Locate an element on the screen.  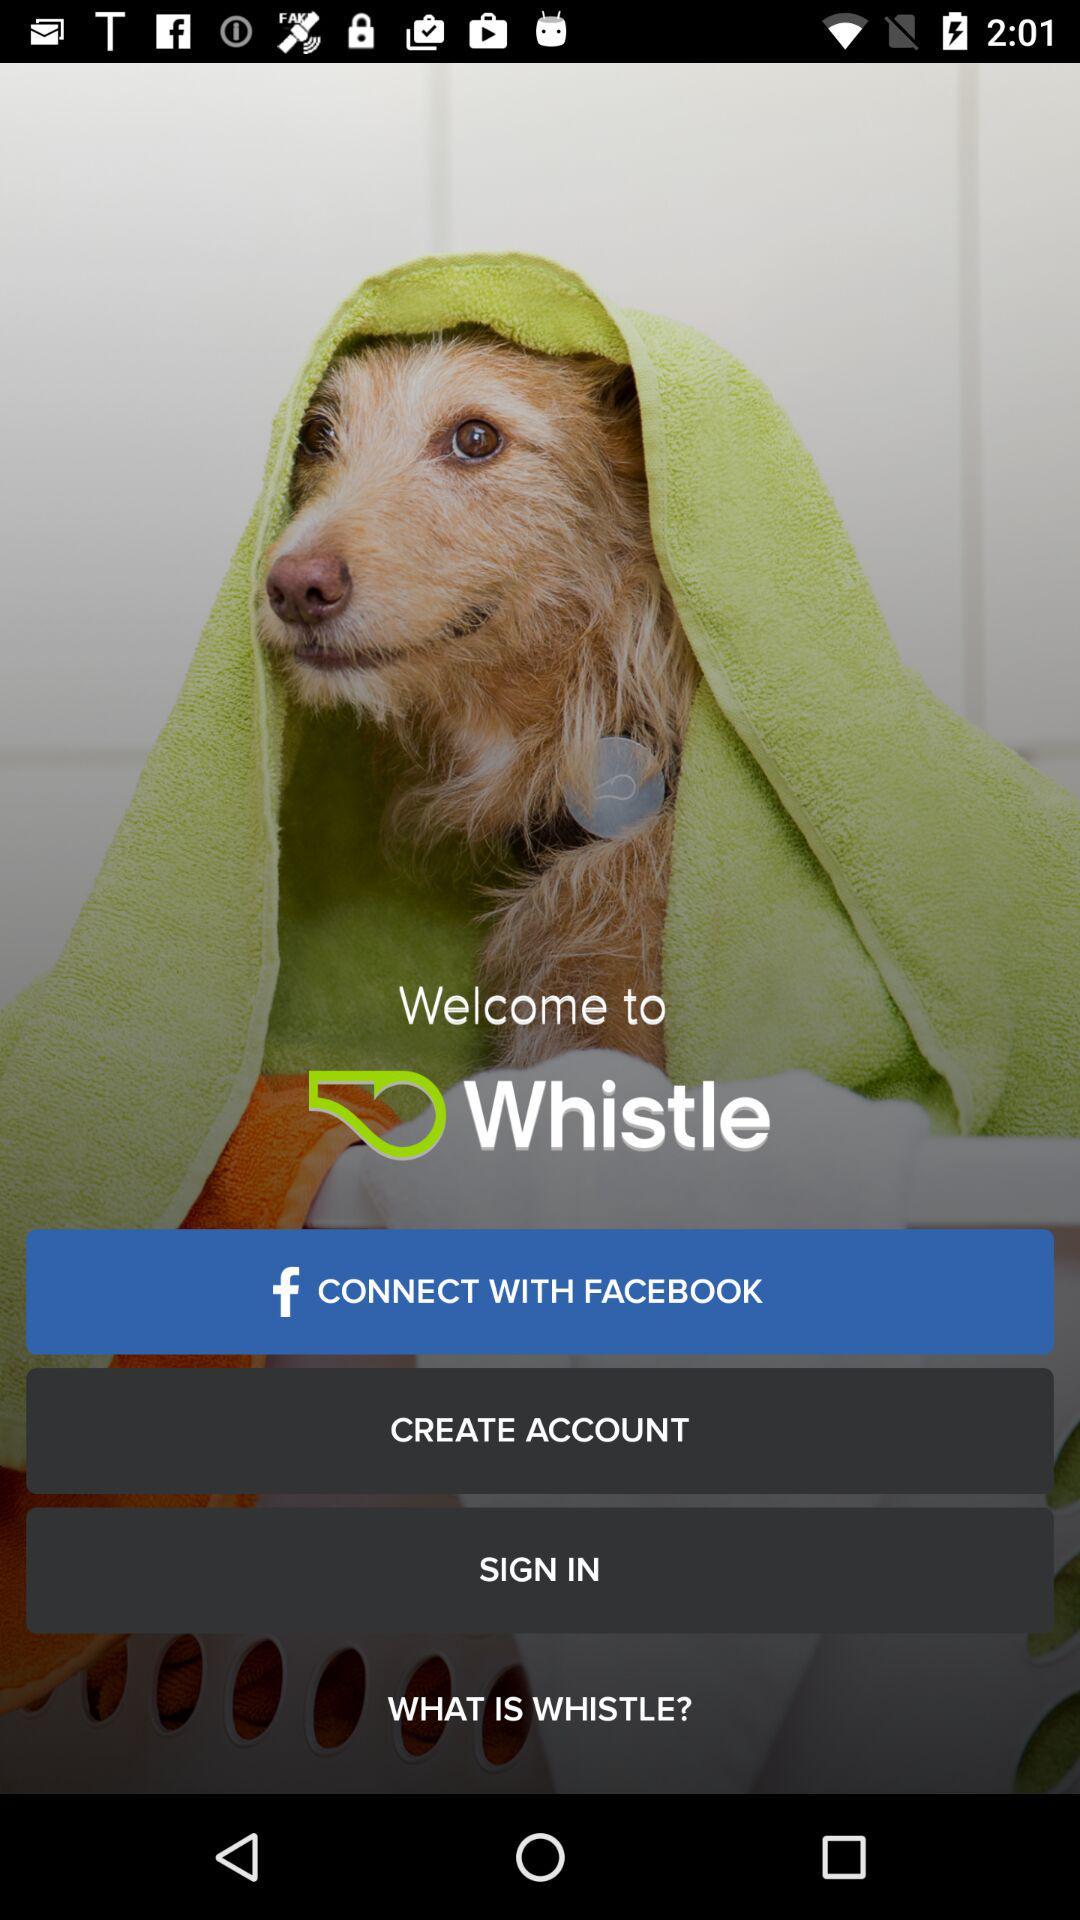
the connect with facebook is located at coordinates (540, 1291).